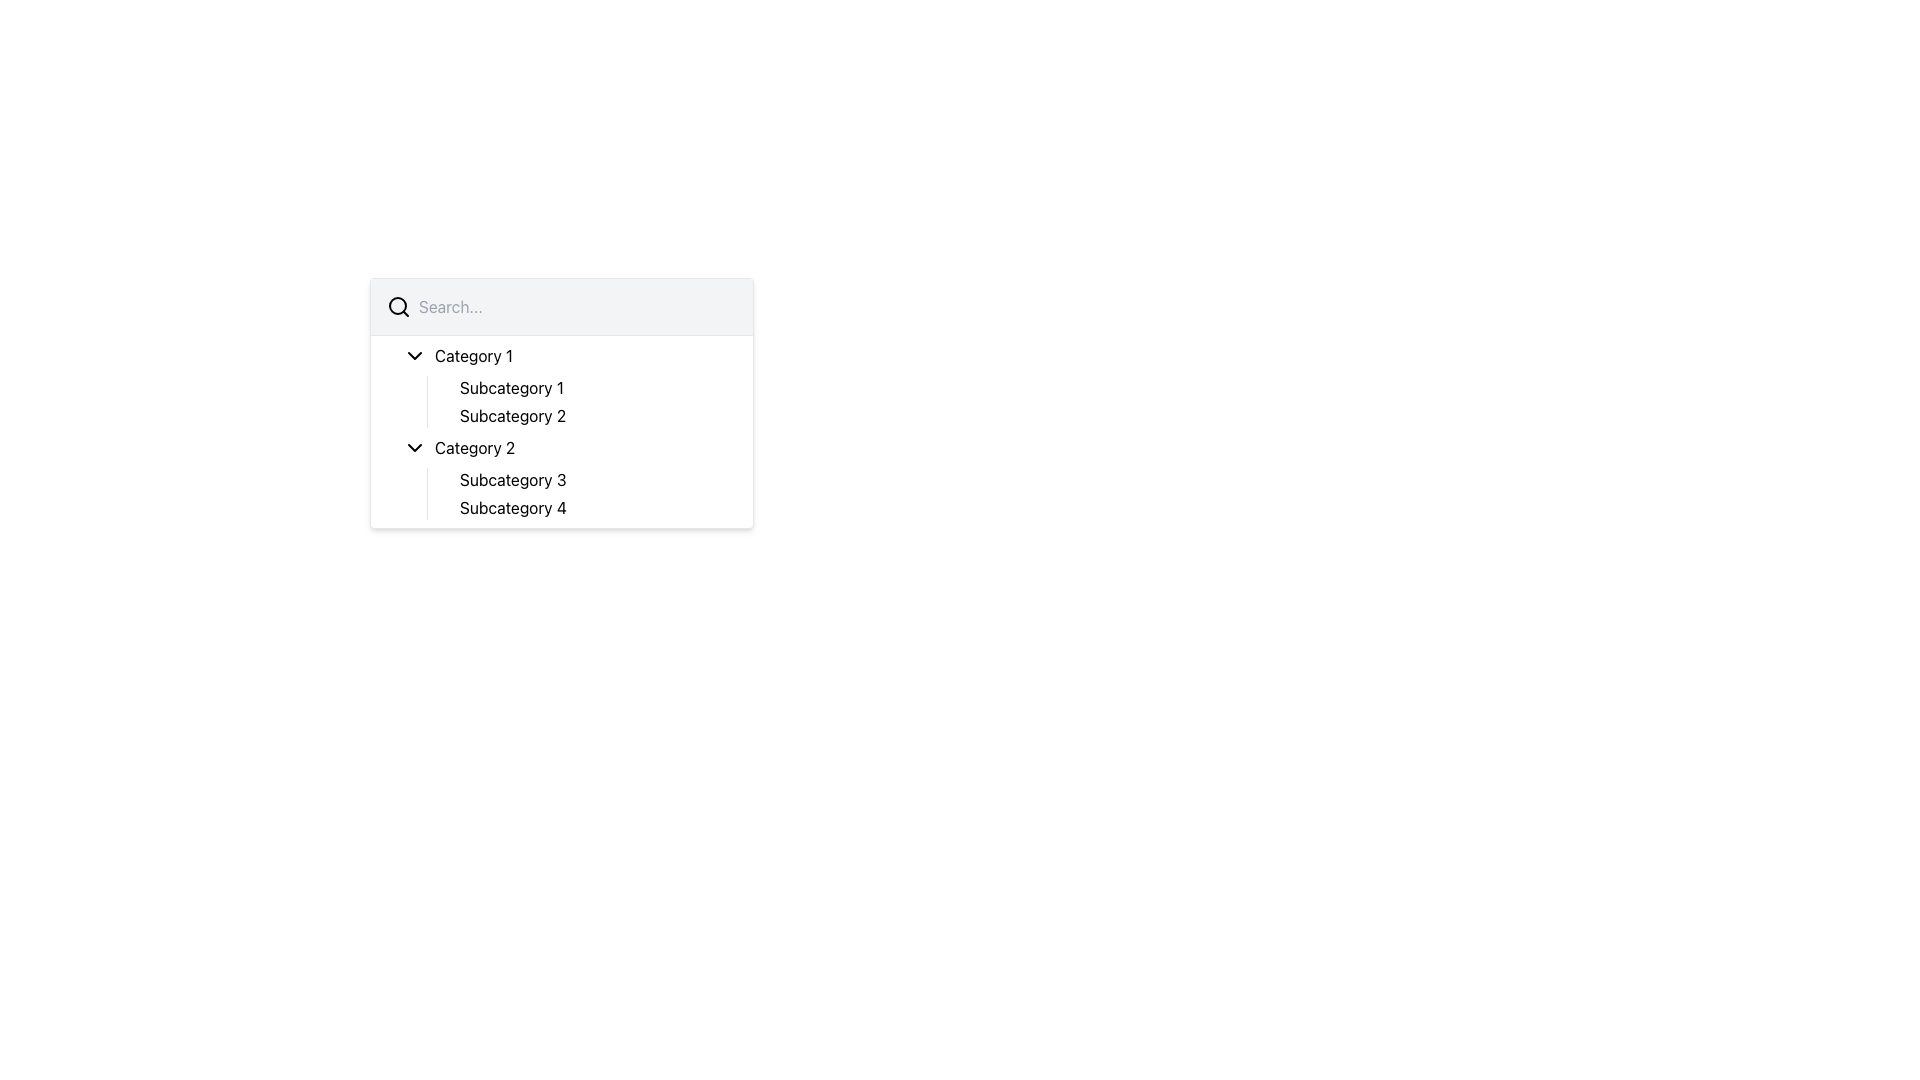  I want to click on the downward-facing chevron icon associated with 'Category 2', so click(413, 446).